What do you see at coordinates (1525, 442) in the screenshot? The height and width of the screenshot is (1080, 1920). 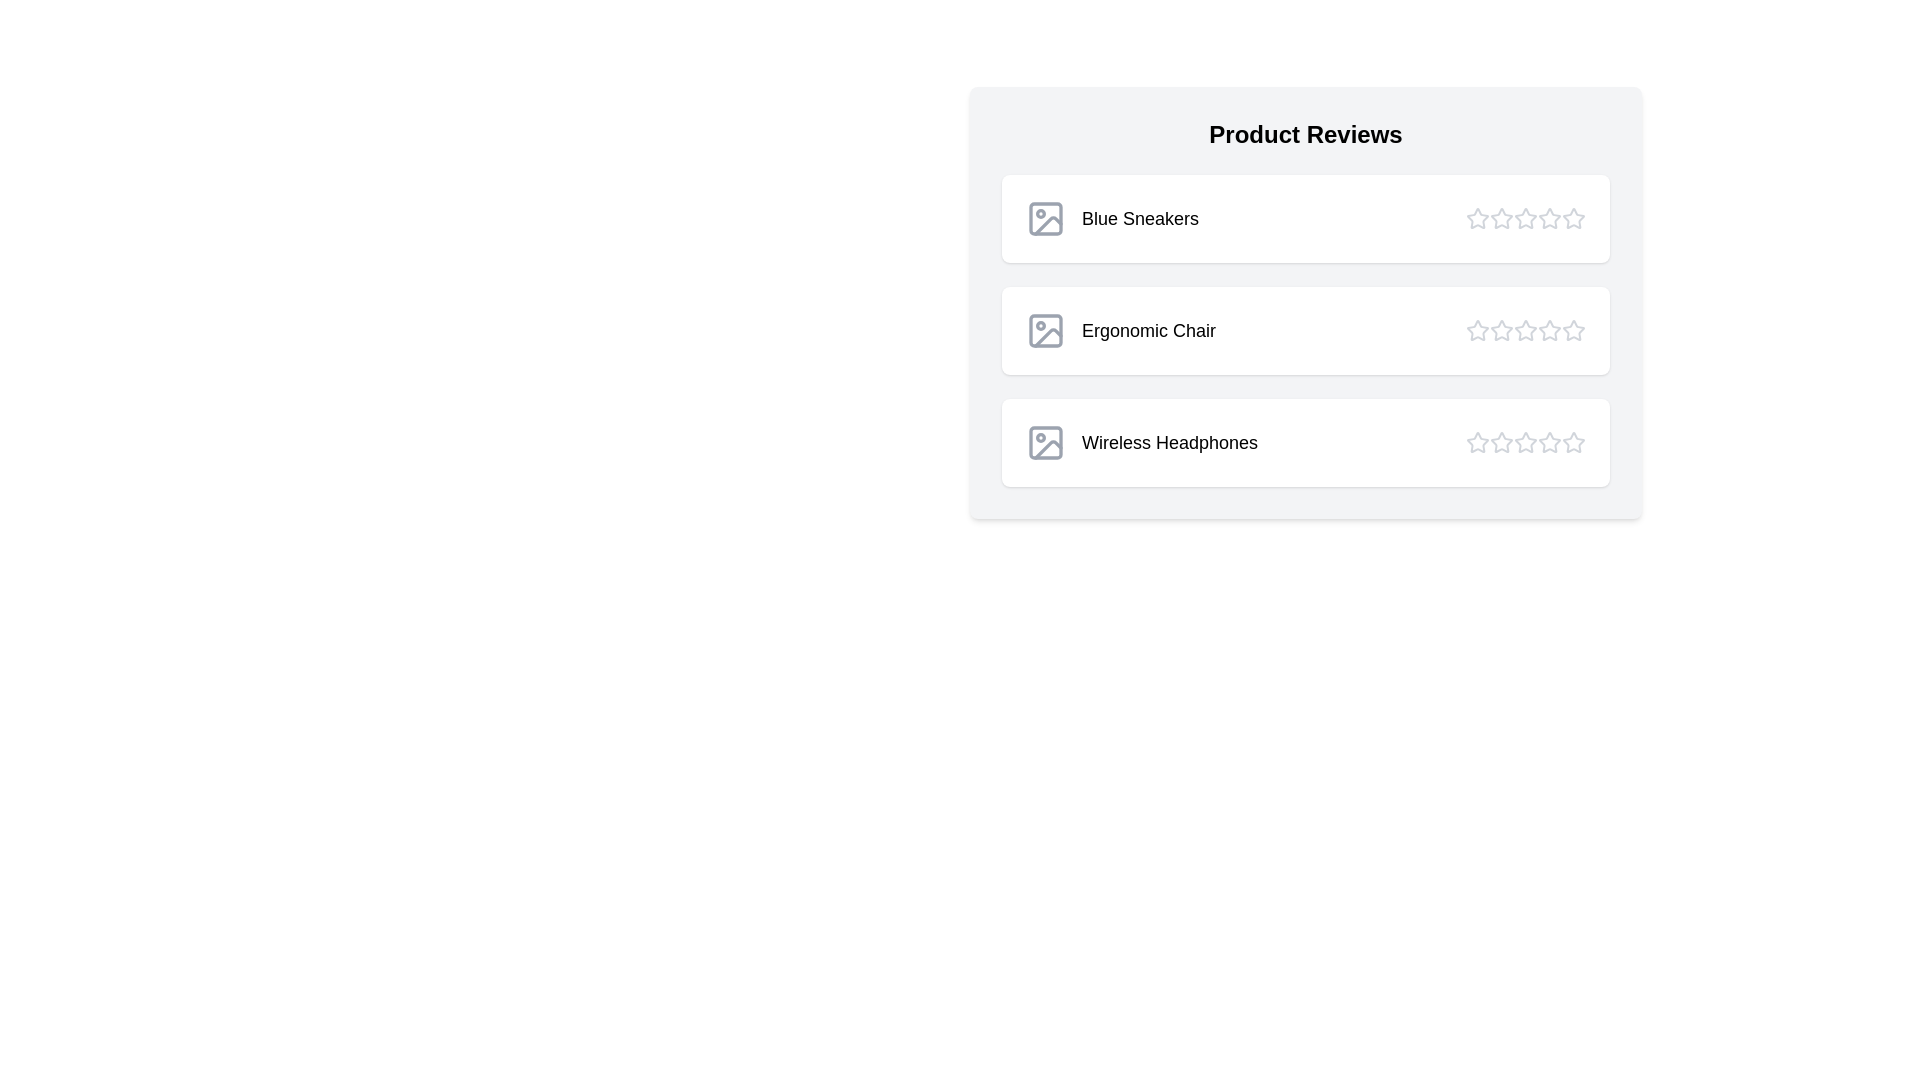 I see `the star corresponding to 3 stars for the product Wireless Headphones` at bounding box center [1525, 442].